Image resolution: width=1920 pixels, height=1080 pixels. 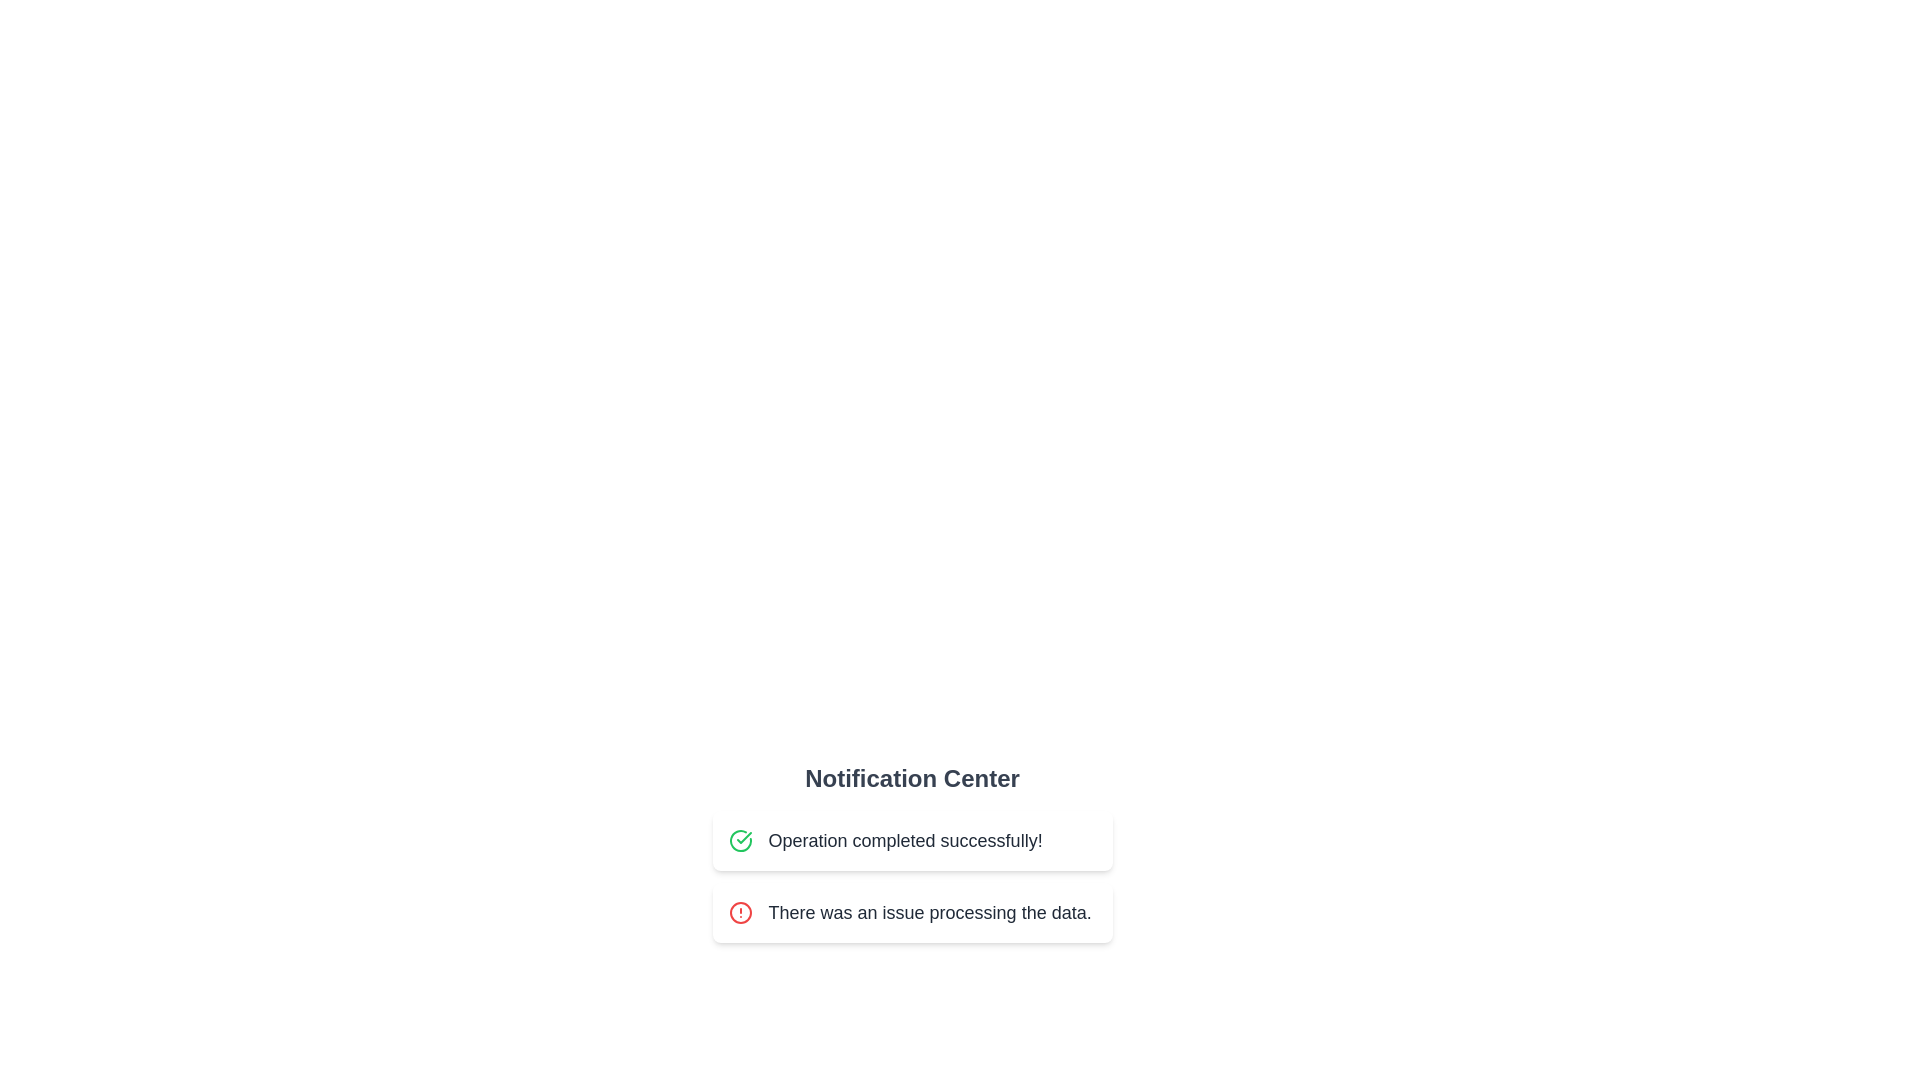 What do you see at coordinates (911, 840) in the screenshot?
I see `the first success notification in the Notification Center, which indicates that an operation was completed successfully` at bounding box center [911, 840].